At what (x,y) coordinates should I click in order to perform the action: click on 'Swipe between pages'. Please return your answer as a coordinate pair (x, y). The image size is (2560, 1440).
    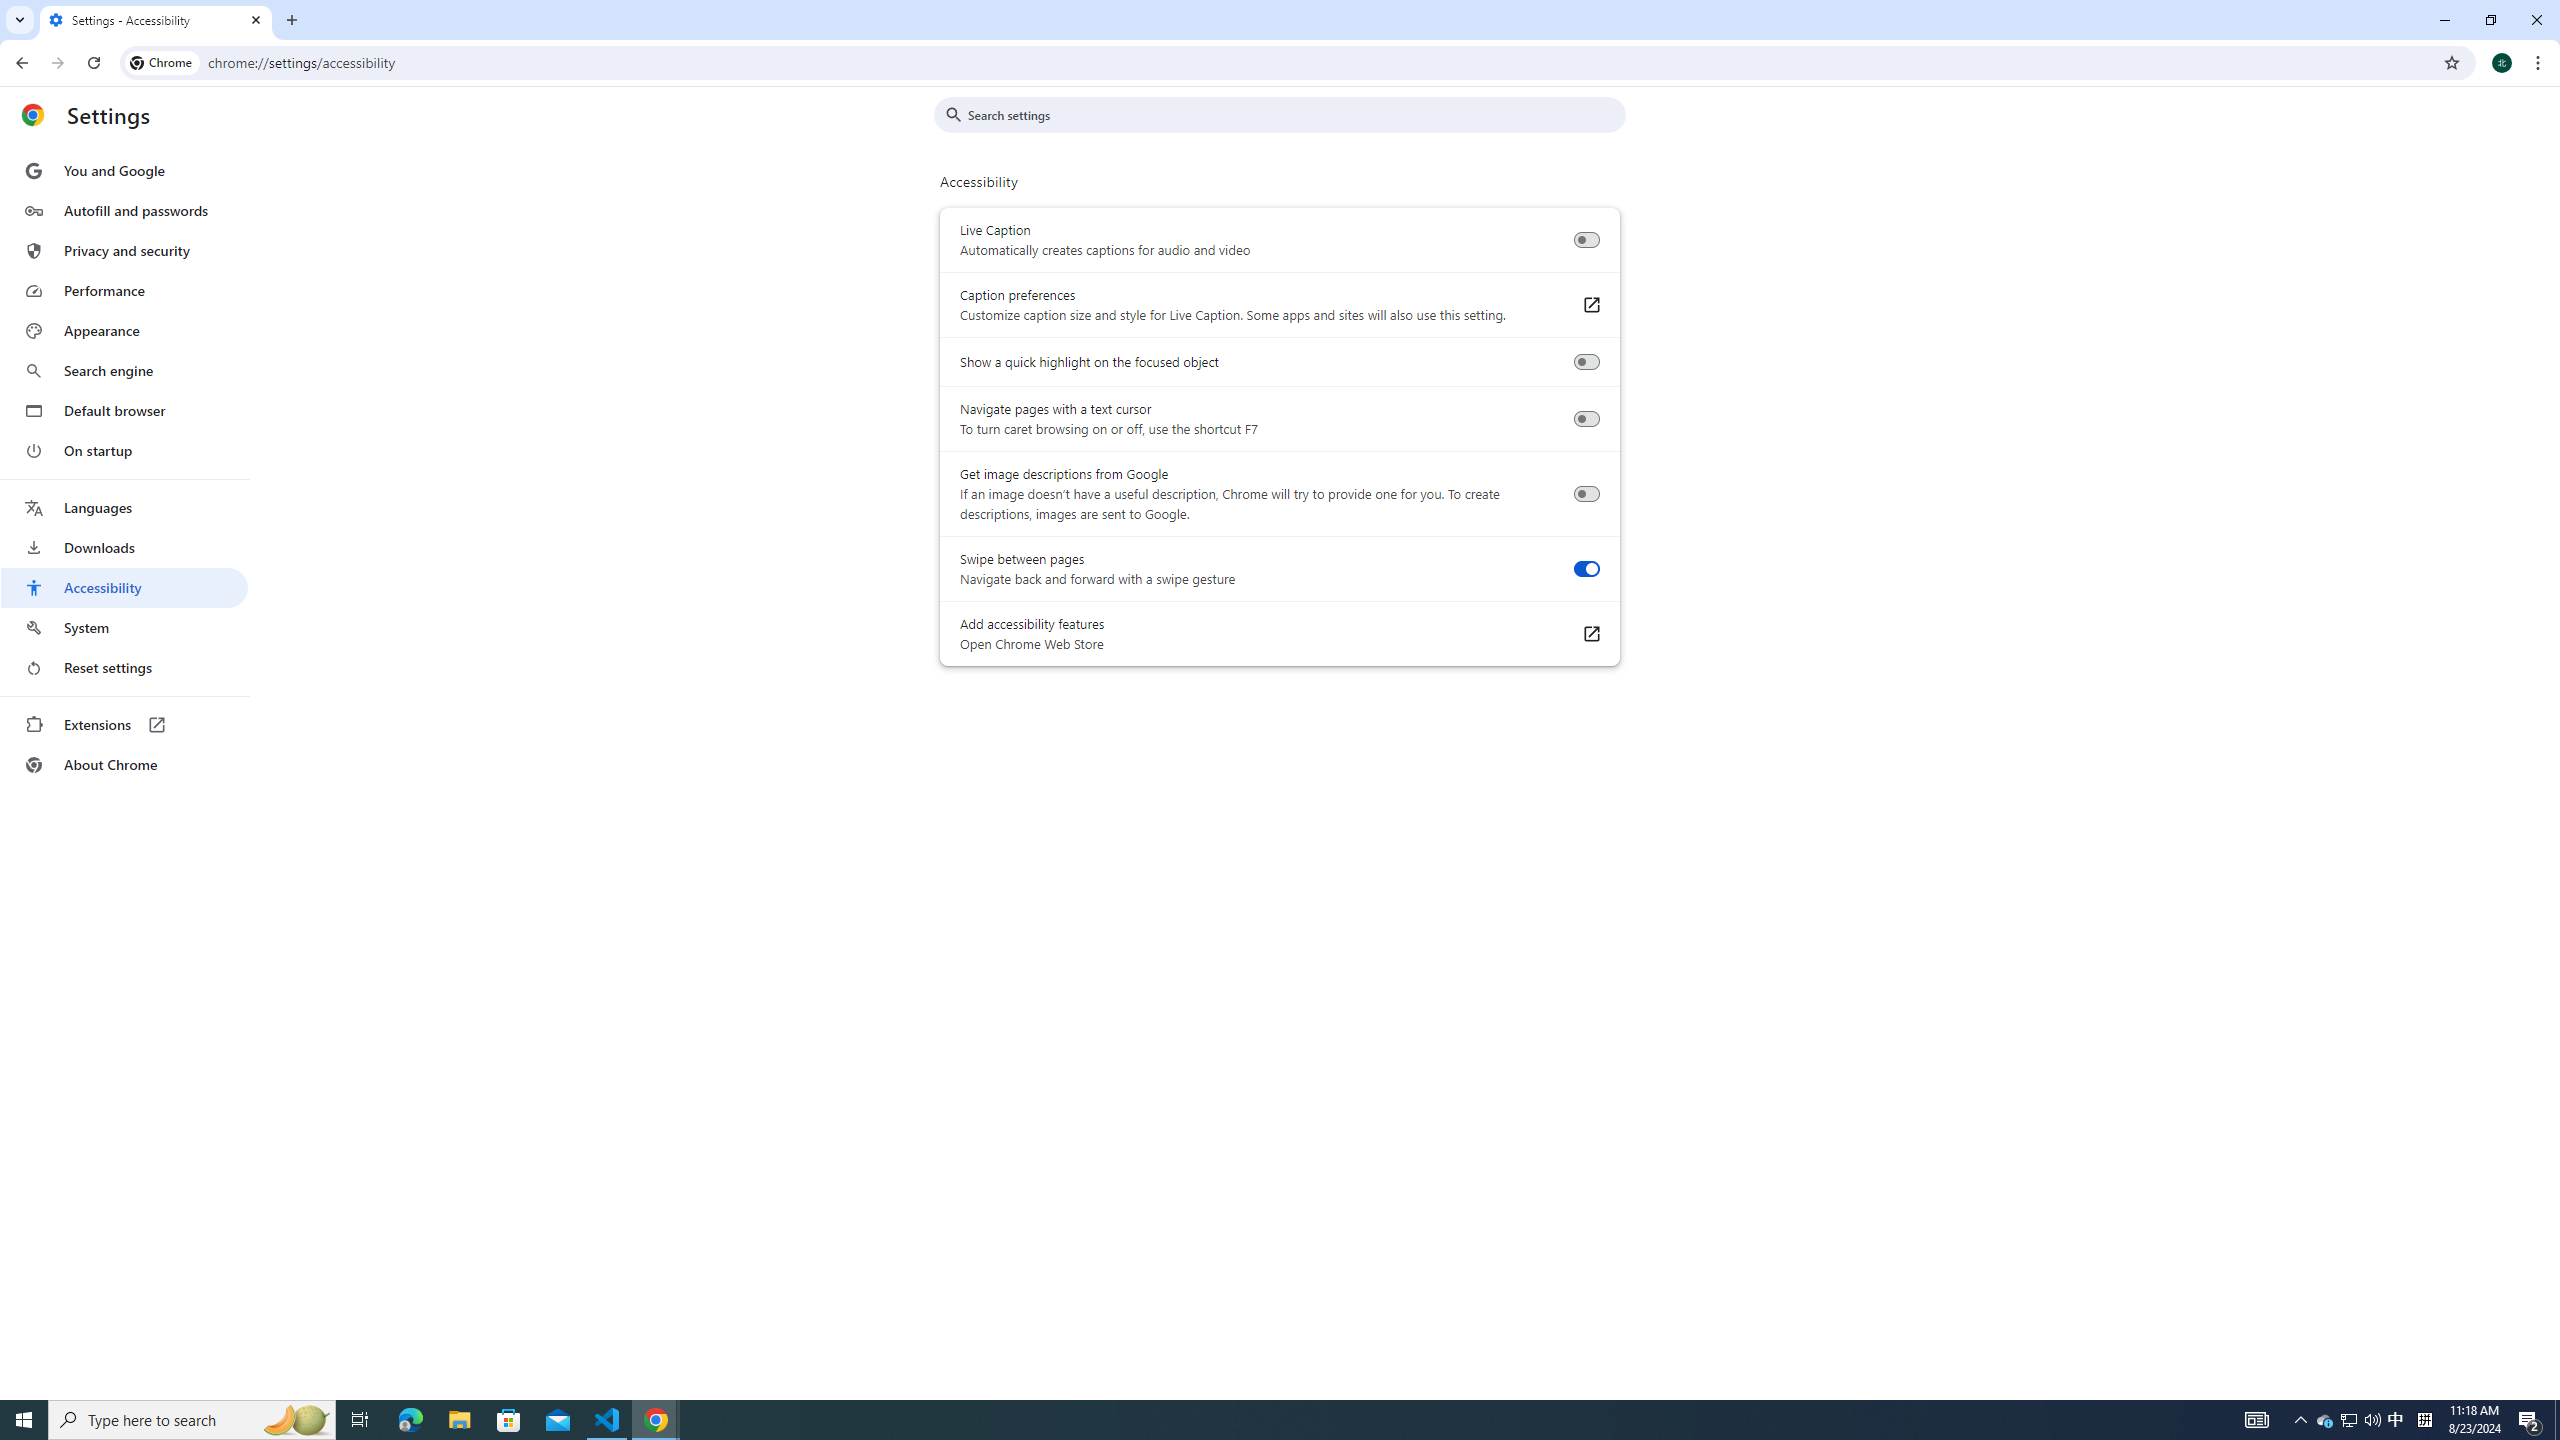
    Looking at the image, I should click on (1585, 568).